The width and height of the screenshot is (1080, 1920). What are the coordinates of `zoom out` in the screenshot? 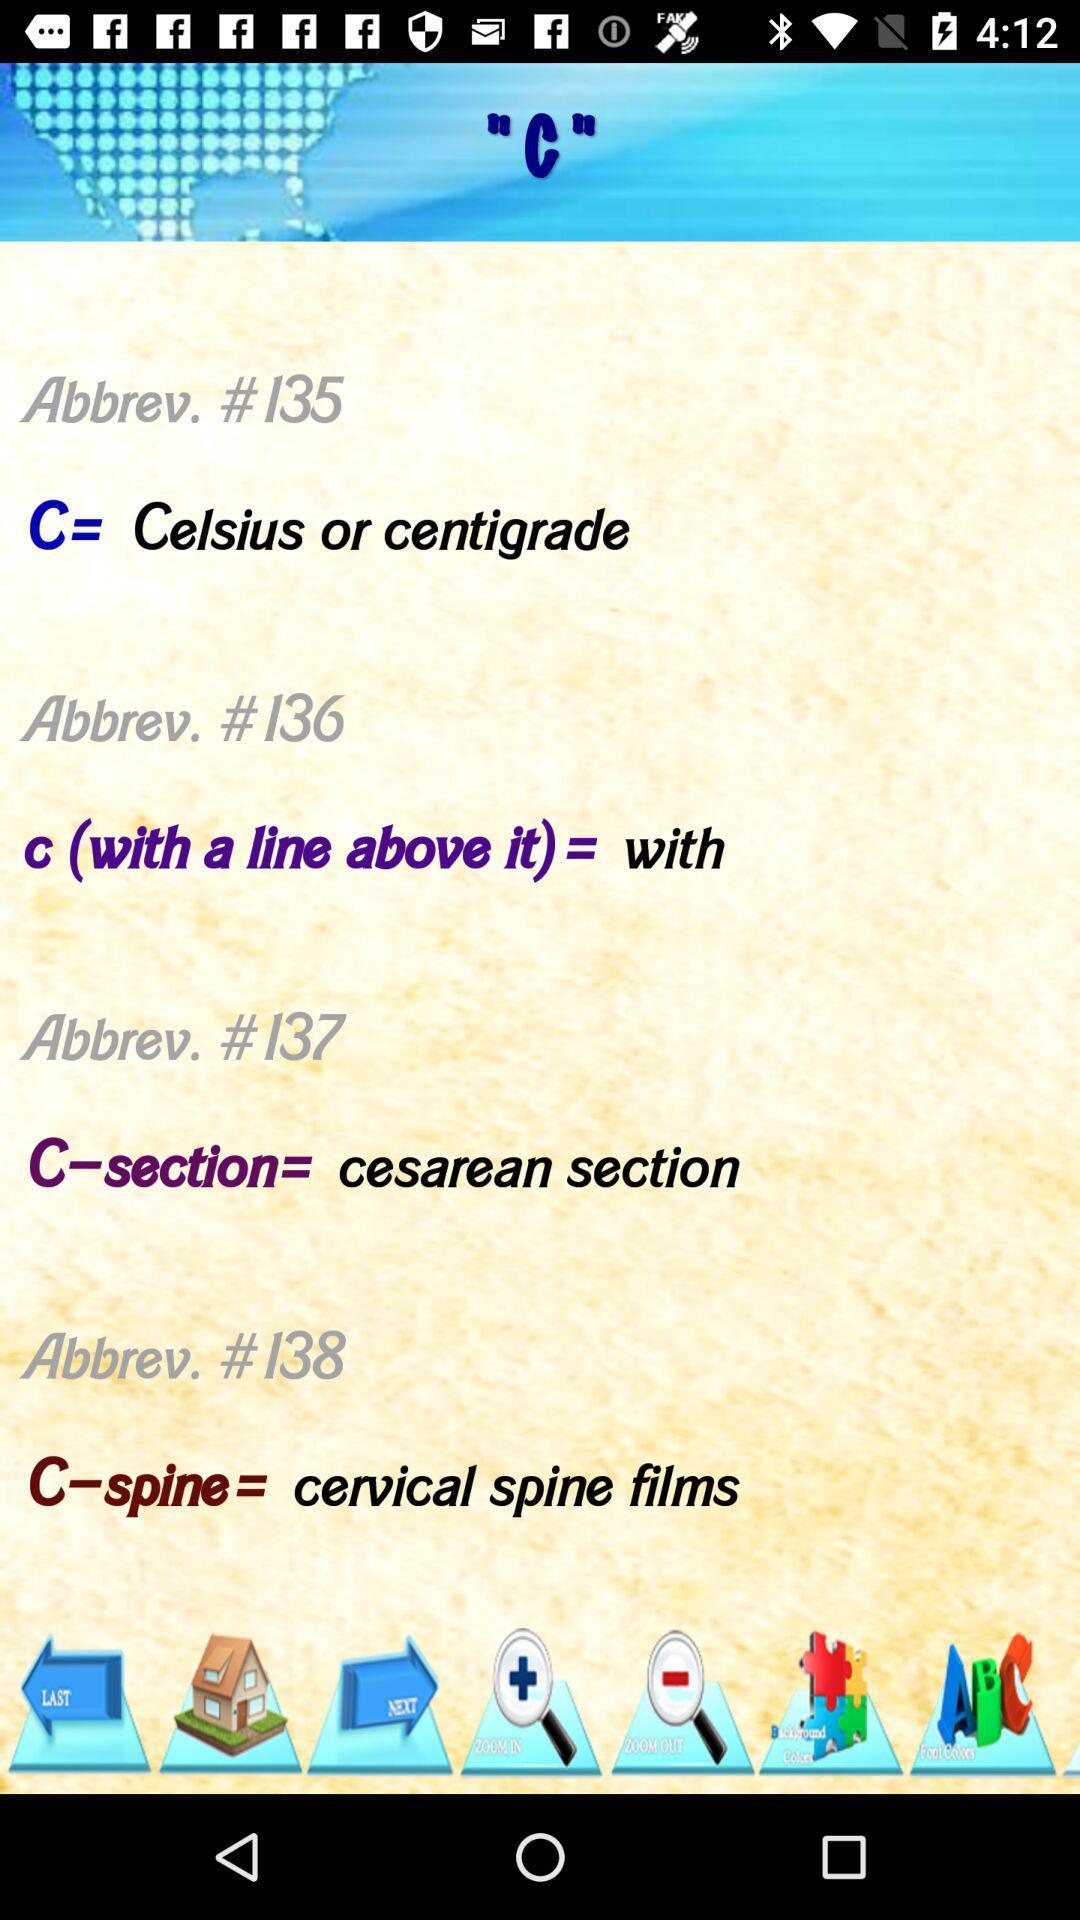 It's located at (680, 1702).